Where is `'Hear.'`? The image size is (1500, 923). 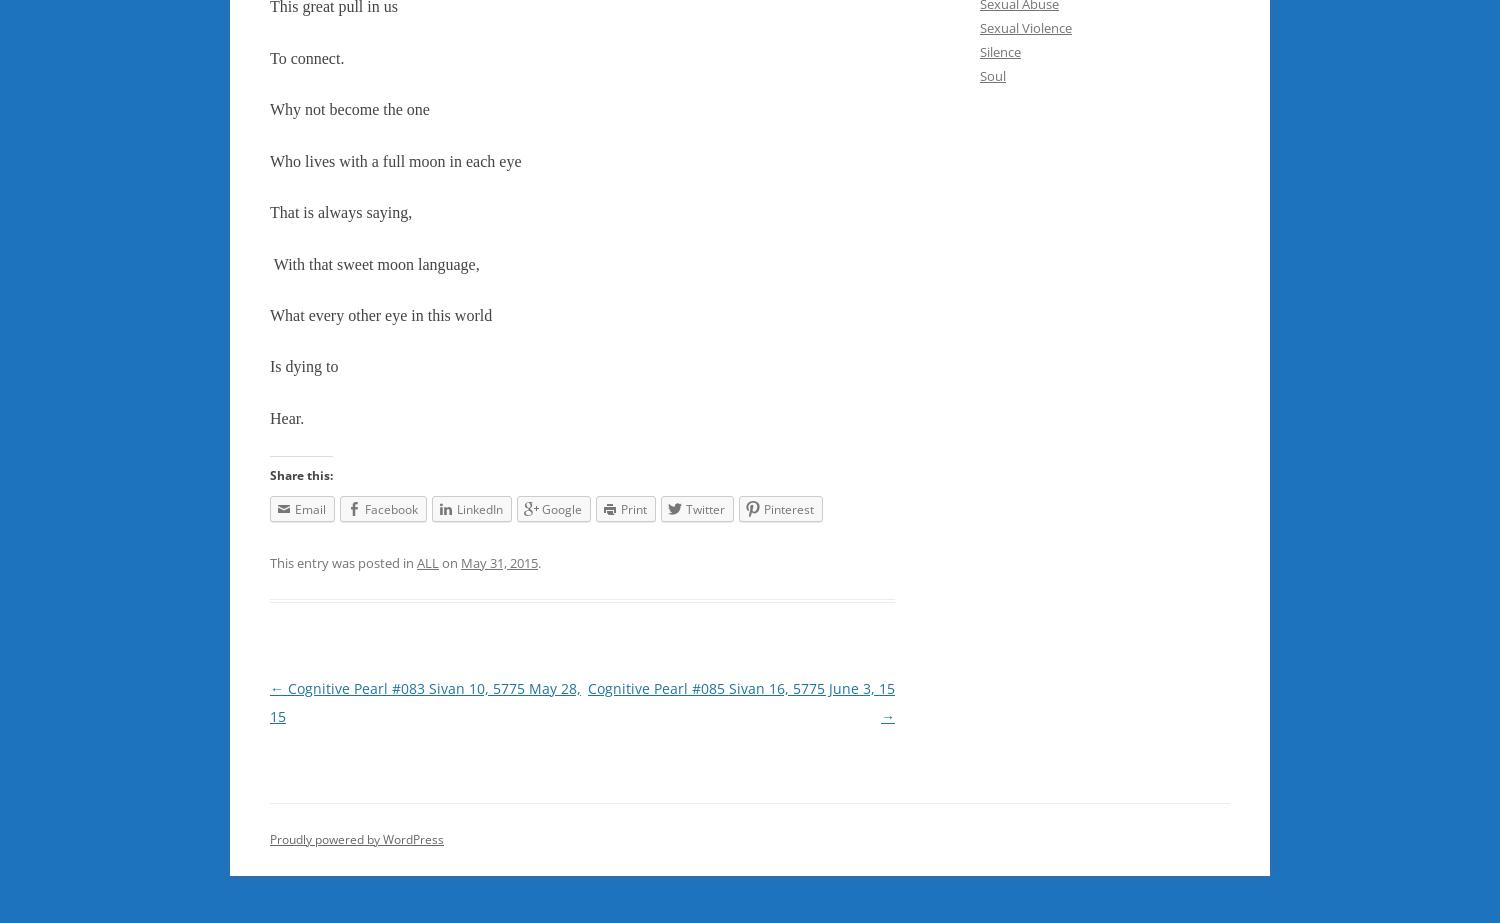 'Hear.' is located at coordinates (286, 417).